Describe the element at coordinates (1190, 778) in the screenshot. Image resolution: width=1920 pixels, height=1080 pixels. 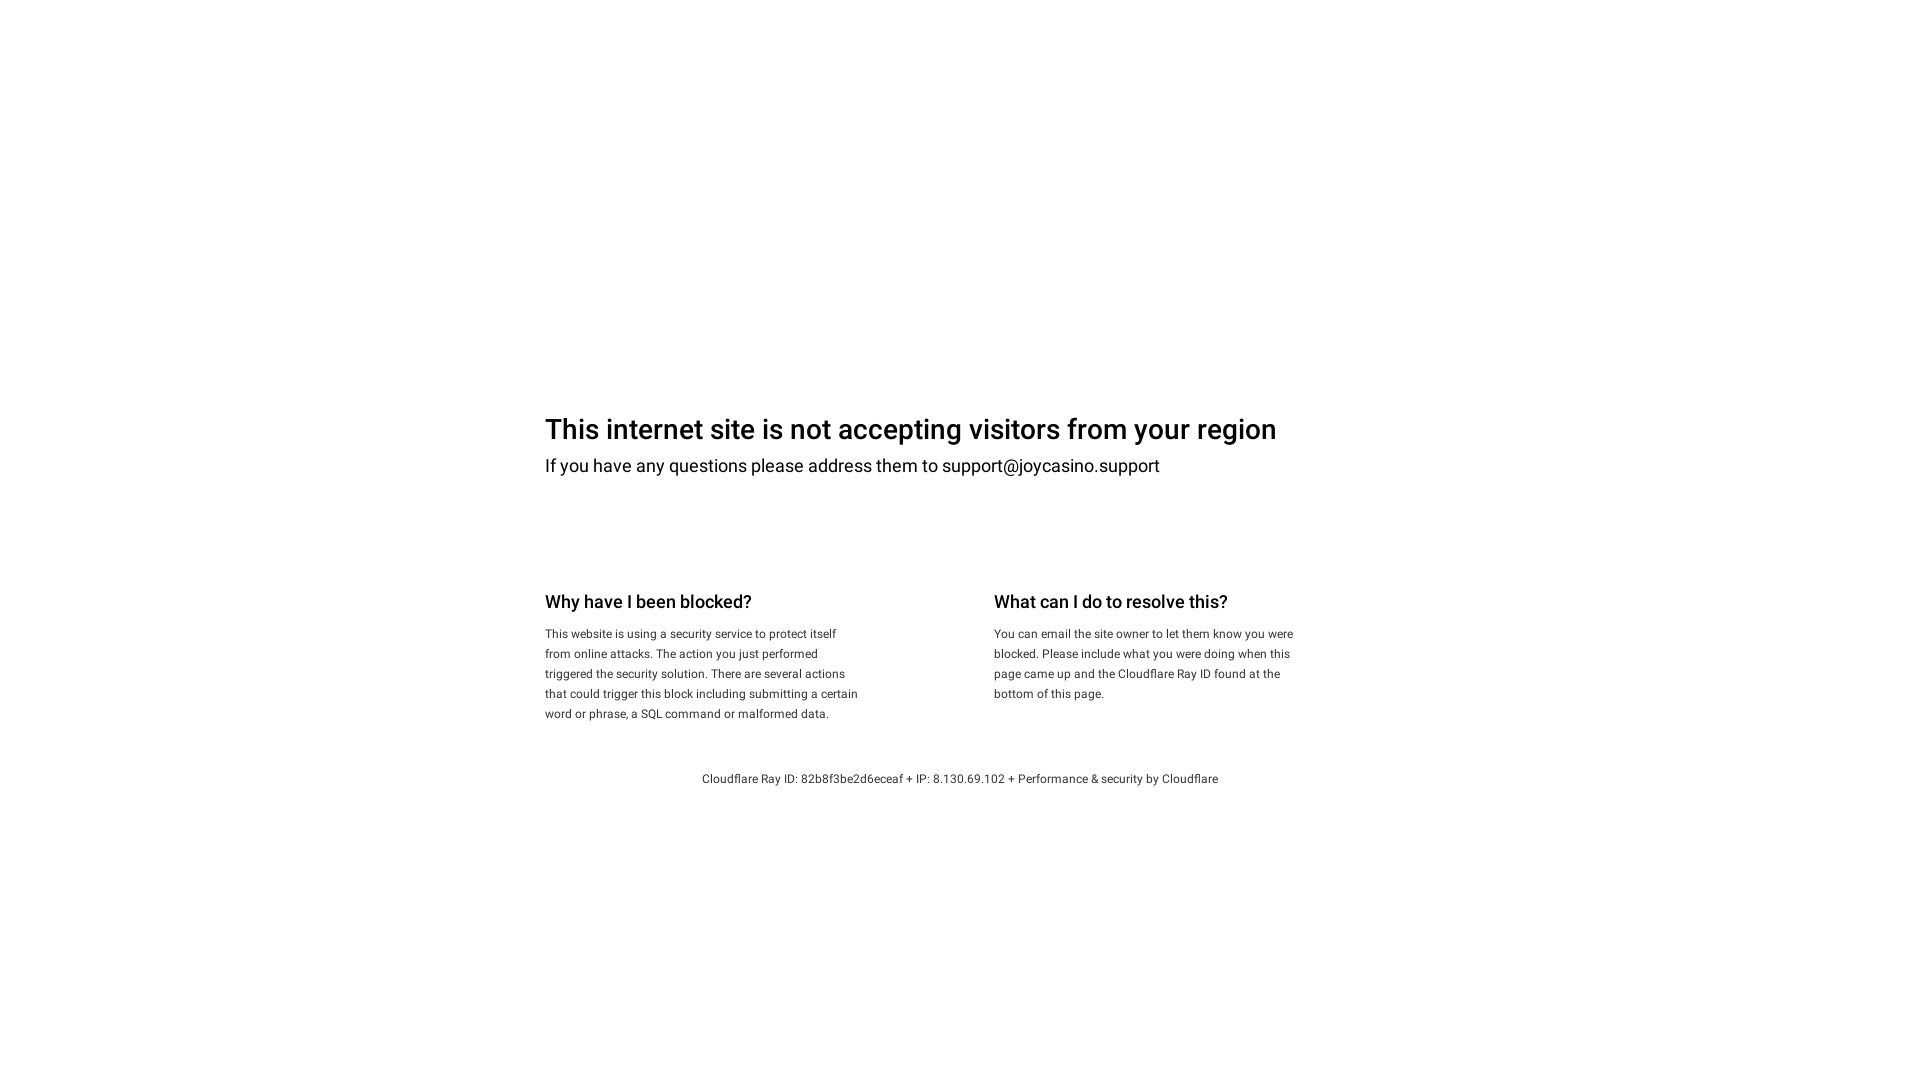
I see `'Cloudflare'` at that location.